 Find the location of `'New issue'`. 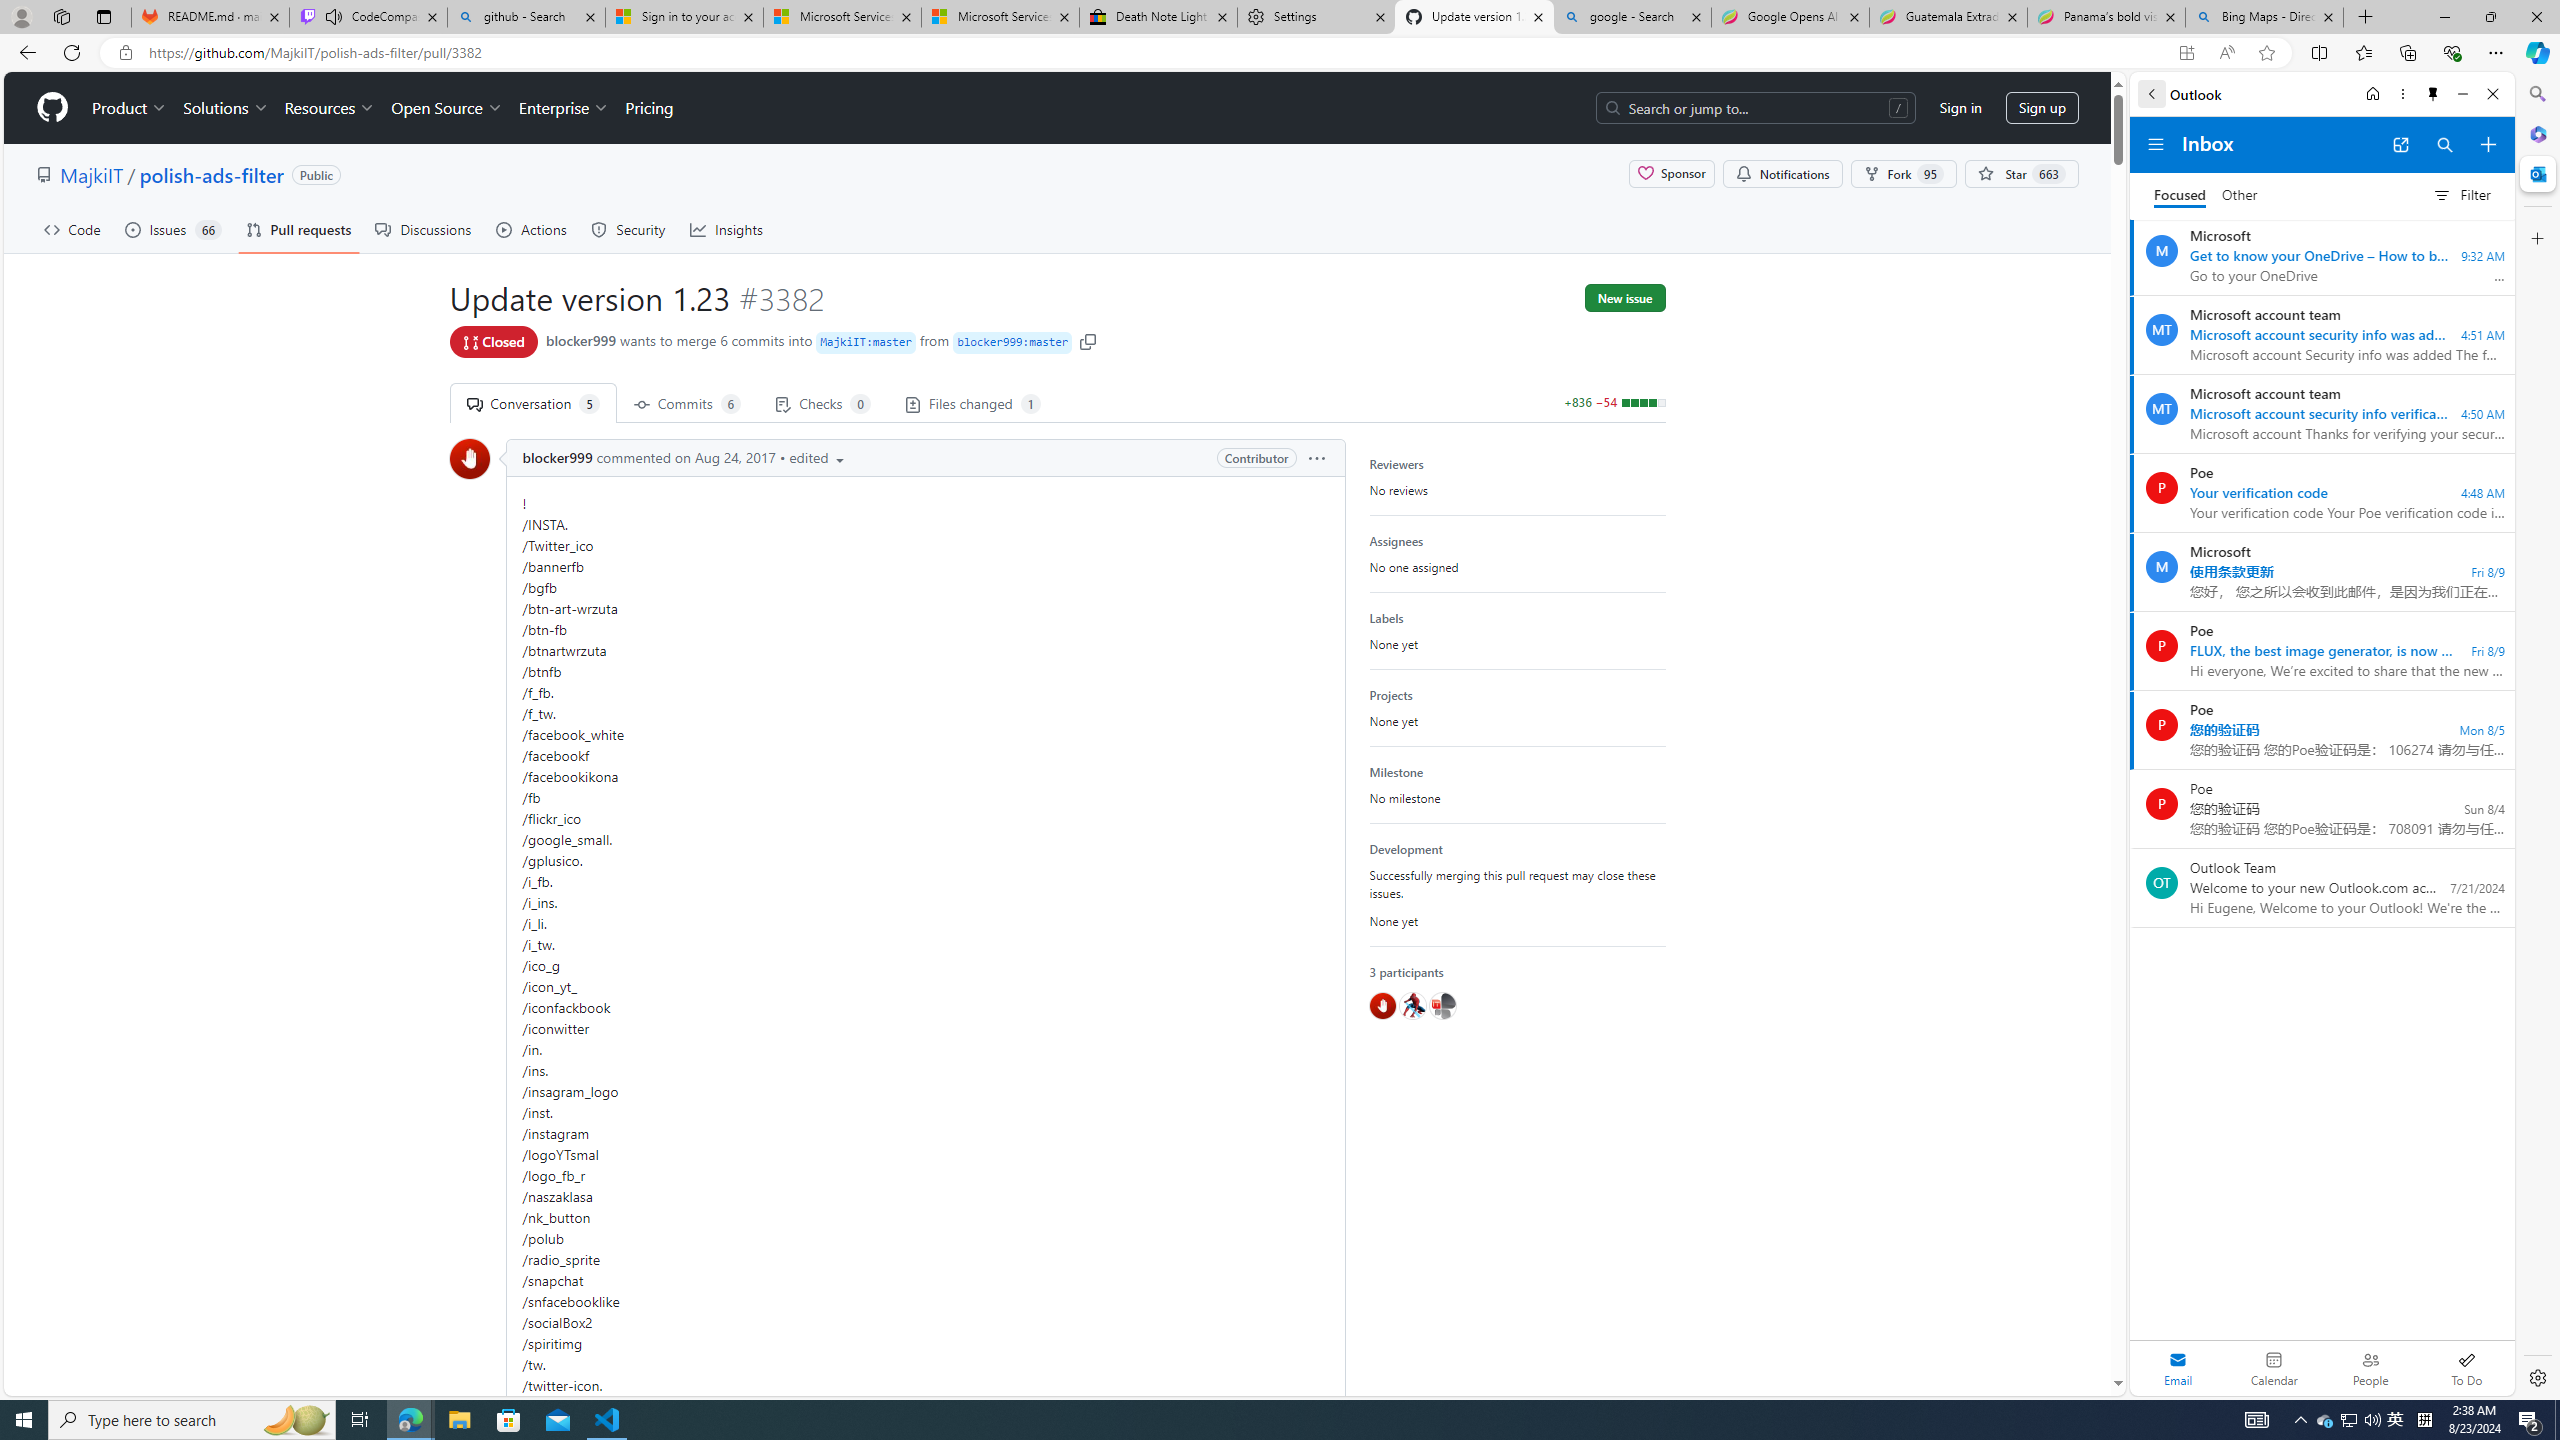

'New issue' is located at coordinates (1625, 298).